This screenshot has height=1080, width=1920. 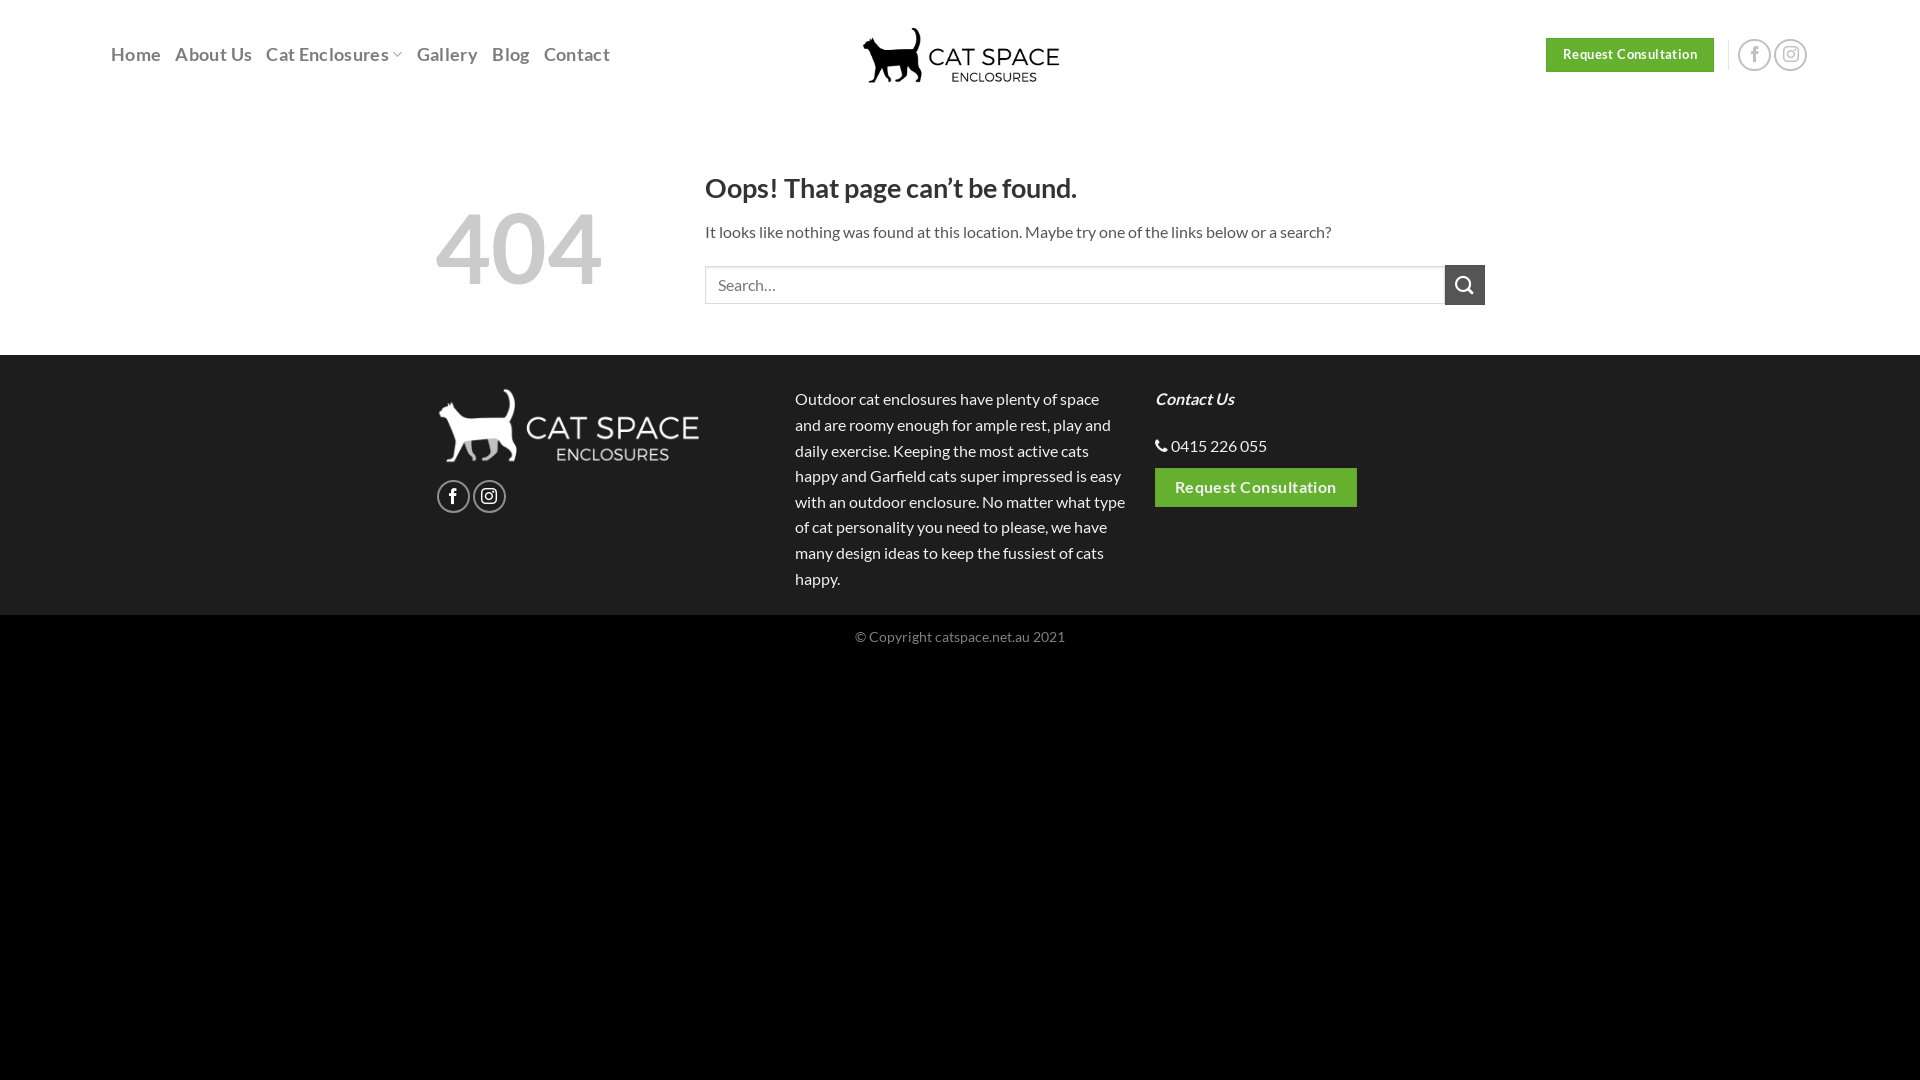 I want to click on ' 0415 226 055', so click(x=1216, y=444).